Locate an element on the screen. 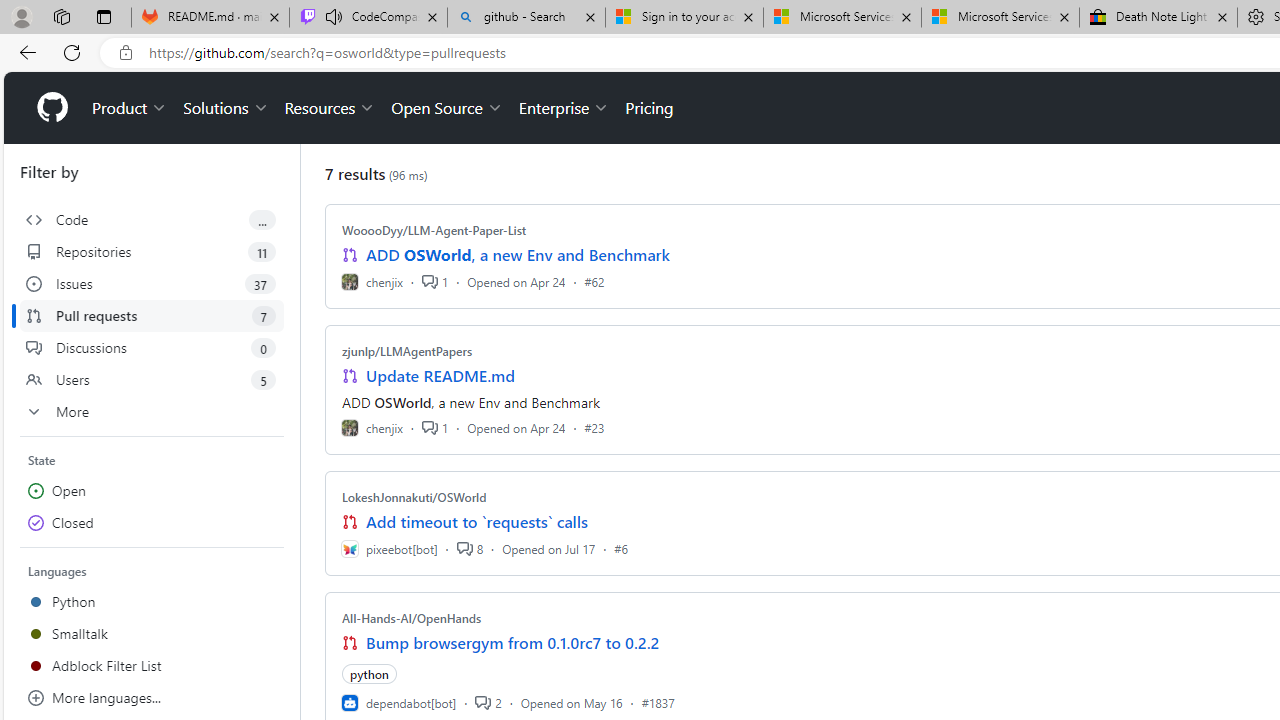 This screenshot has width=1280, height=720. 'Pricing' is located at coordinates (649, 108).